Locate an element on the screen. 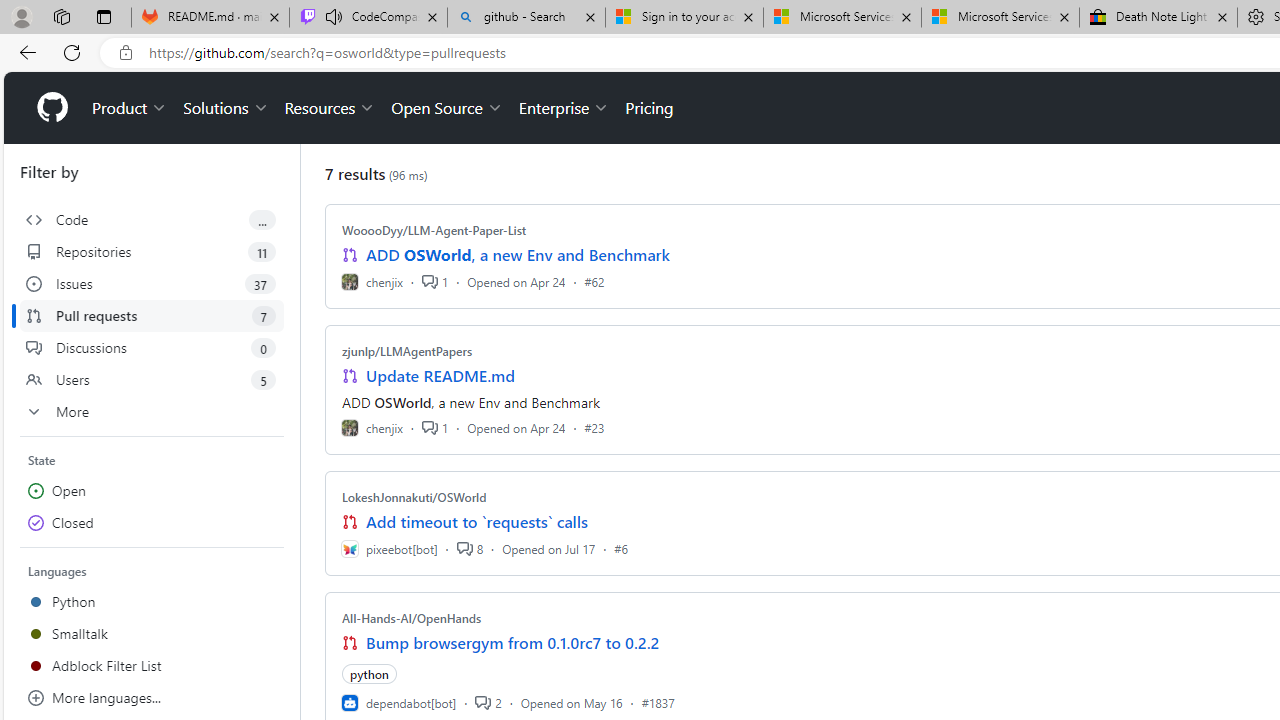 This screenshot has width=1280, height=720. 'Pricing' is located at coordinates (649, 108).